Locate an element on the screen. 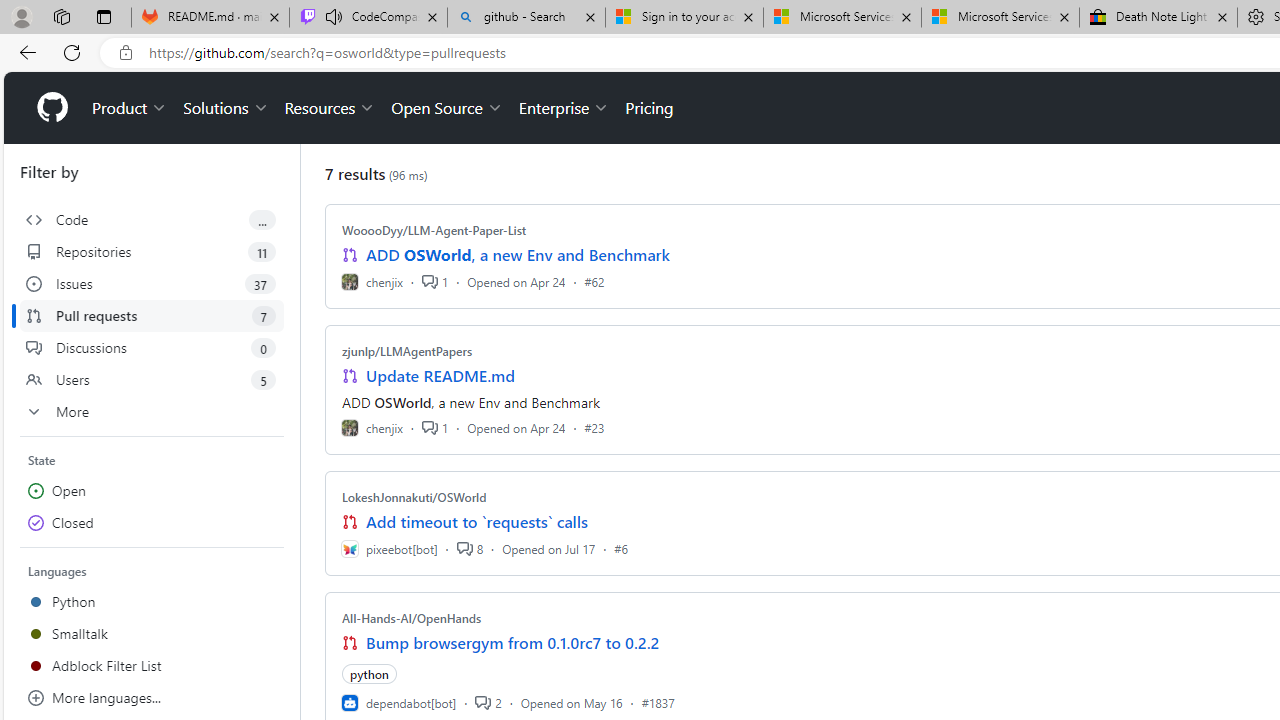 This screenshot has width=1280, height=720. 'Pricing' is located at coordinates (649, 108).